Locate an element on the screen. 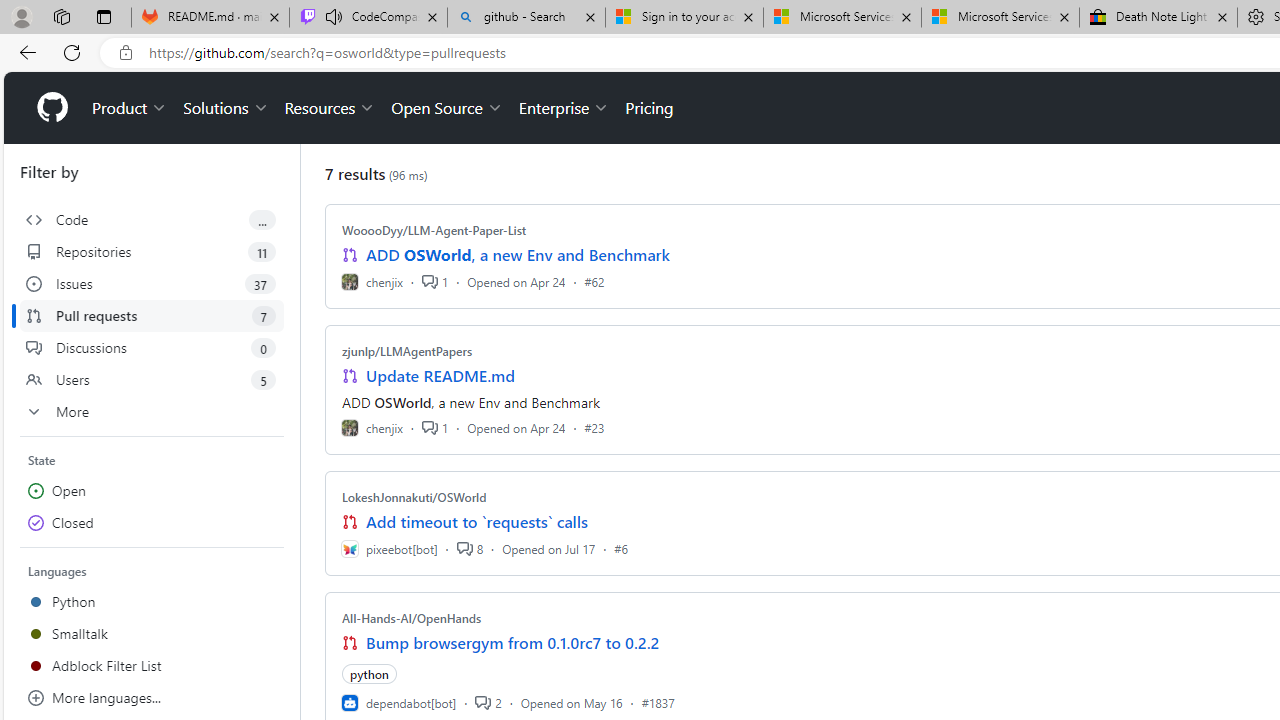 This screenshot has width=1280, height=720. 'Pricing' is located at coordinates (649, 108).